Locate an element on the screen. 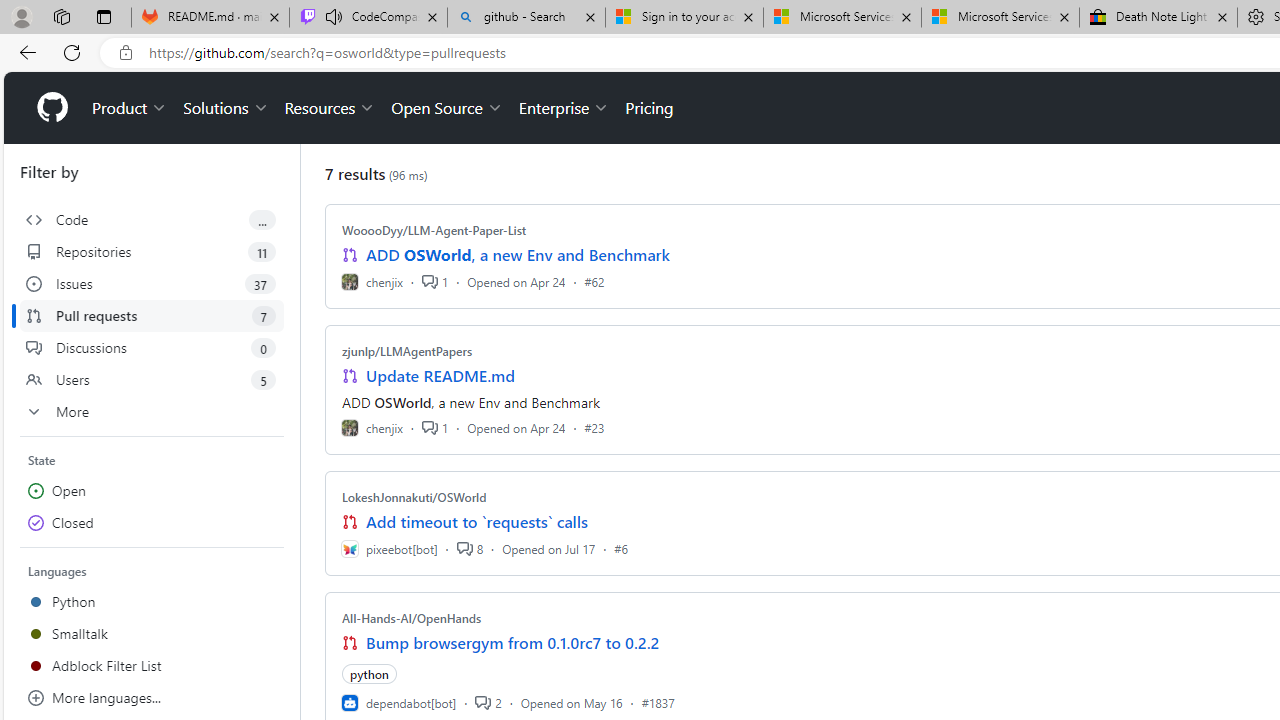 This screenshot has width=1280, height=720. 'Pricing' is located at coordinates (649, 108).